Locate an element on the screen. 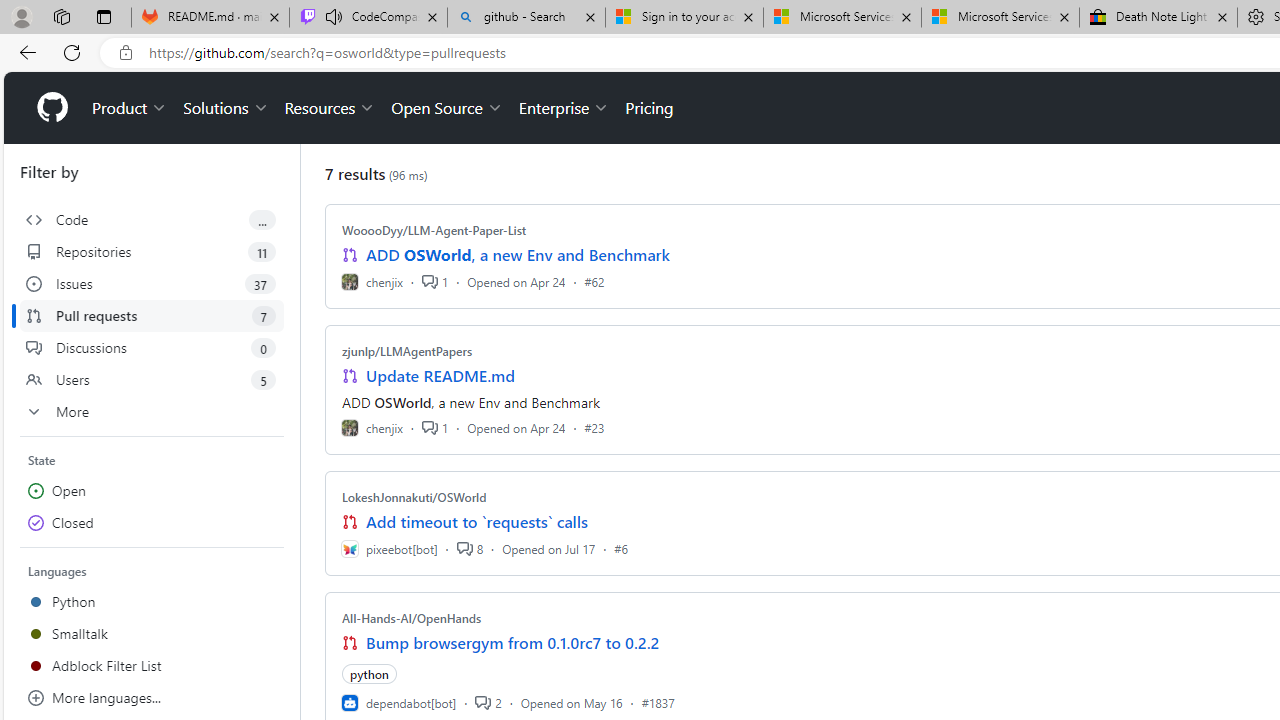 This screenshot has width=1280, height=720. 'Pricing' is located at coordinates (649, 108).